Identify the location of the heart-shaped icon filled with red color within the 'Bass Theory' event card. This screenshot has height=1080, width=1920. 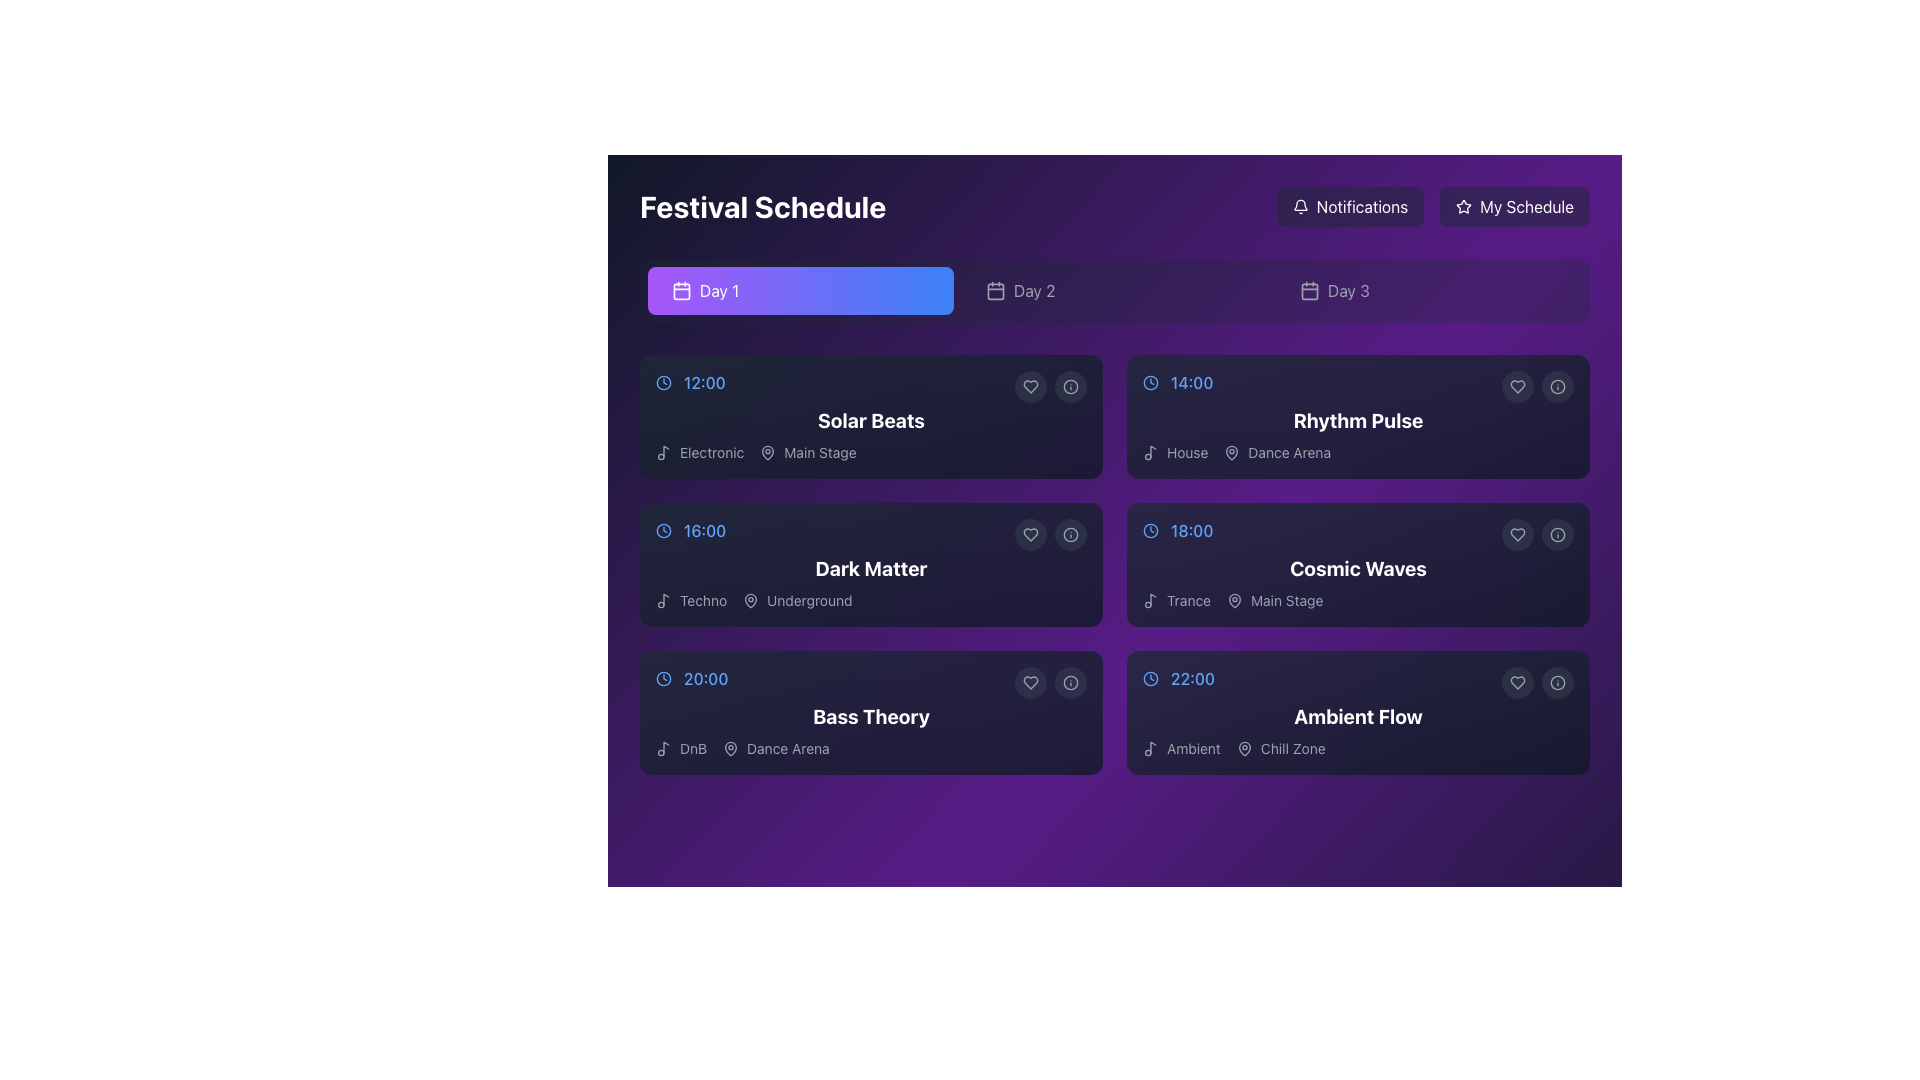
(1031, 681).